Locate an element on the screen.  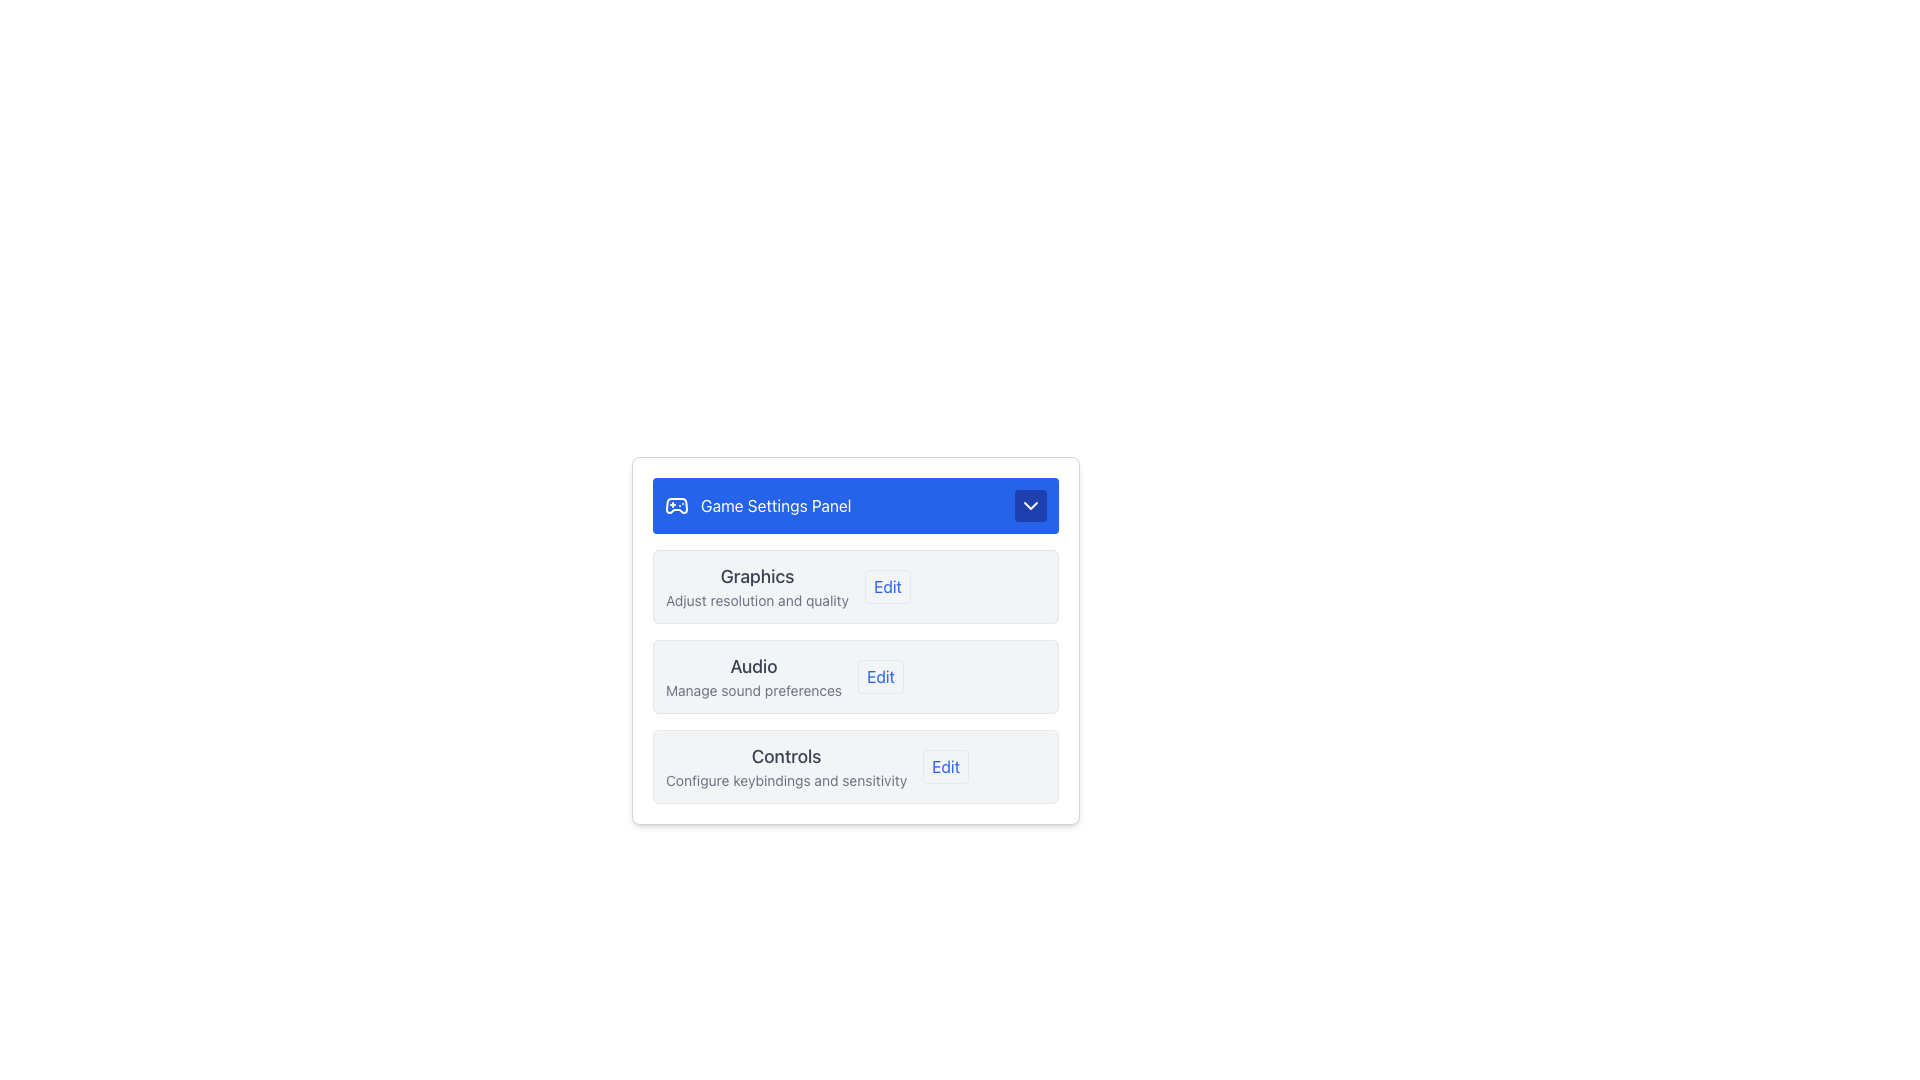
the button on the rightmost side of the 'Game Settings Panel' header to observe visual changes is located at coordinates (1031, 504).